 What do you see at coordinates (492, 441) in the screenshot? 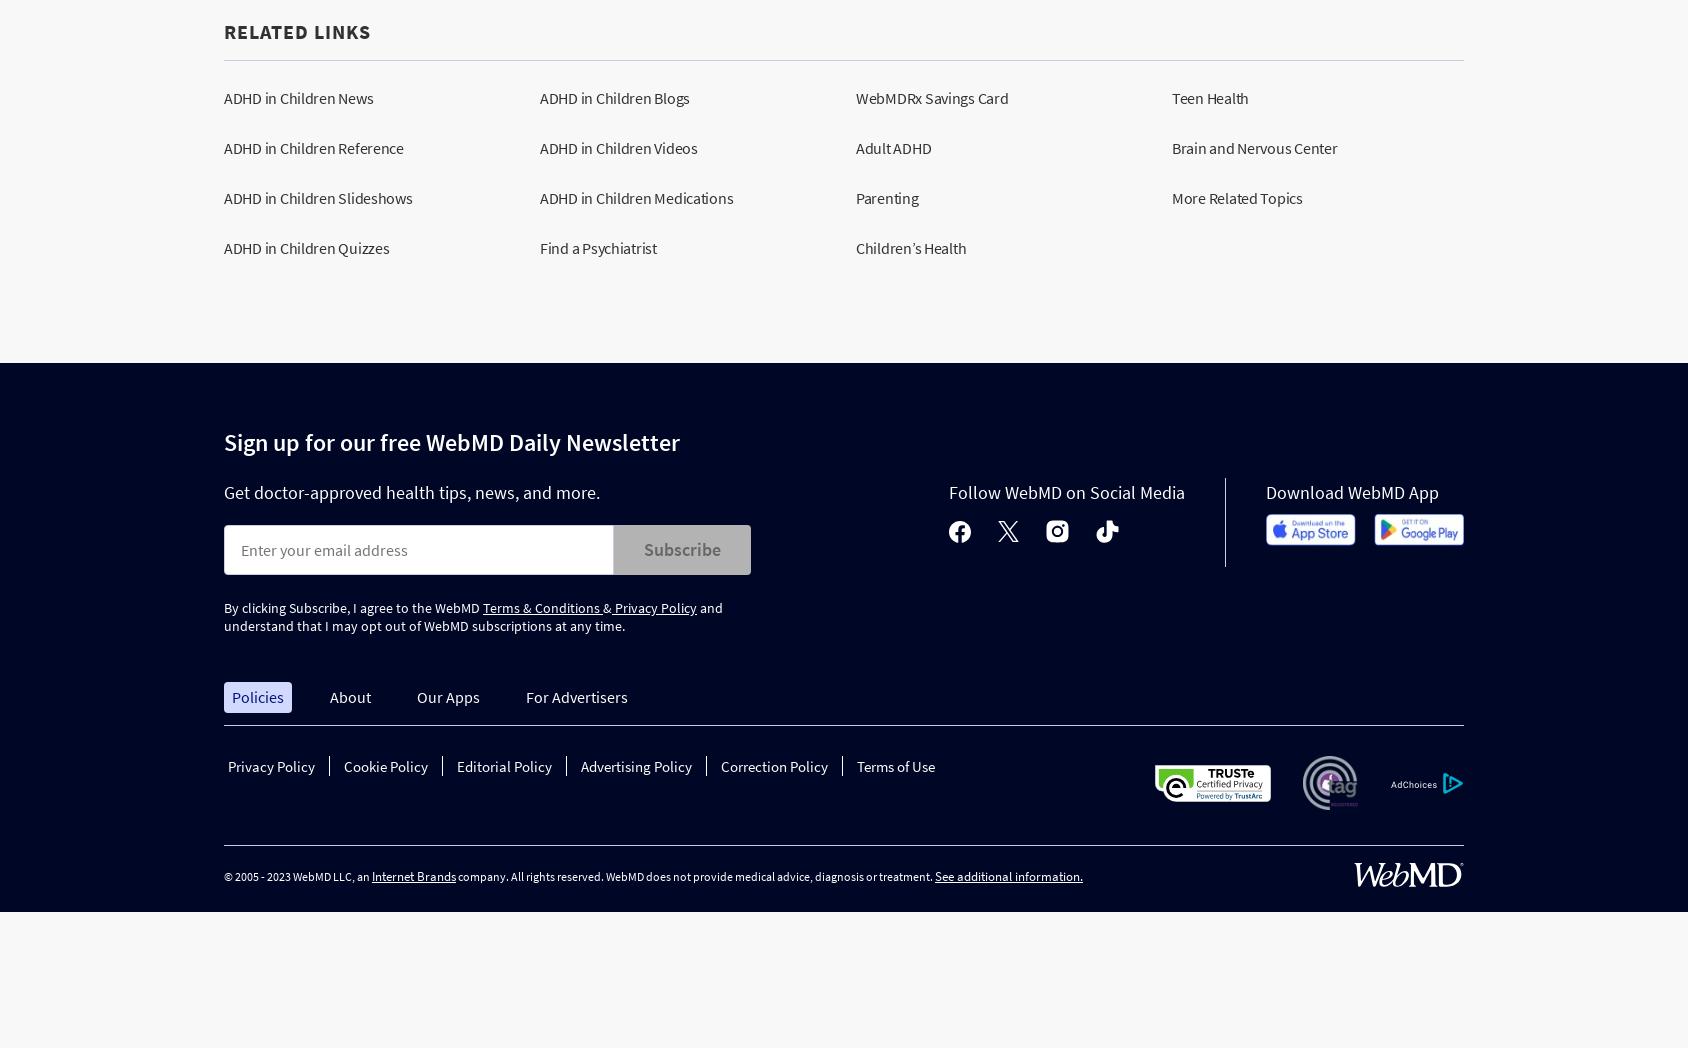
I see `'WebMD Daily'` at bounding box center [492, 441].